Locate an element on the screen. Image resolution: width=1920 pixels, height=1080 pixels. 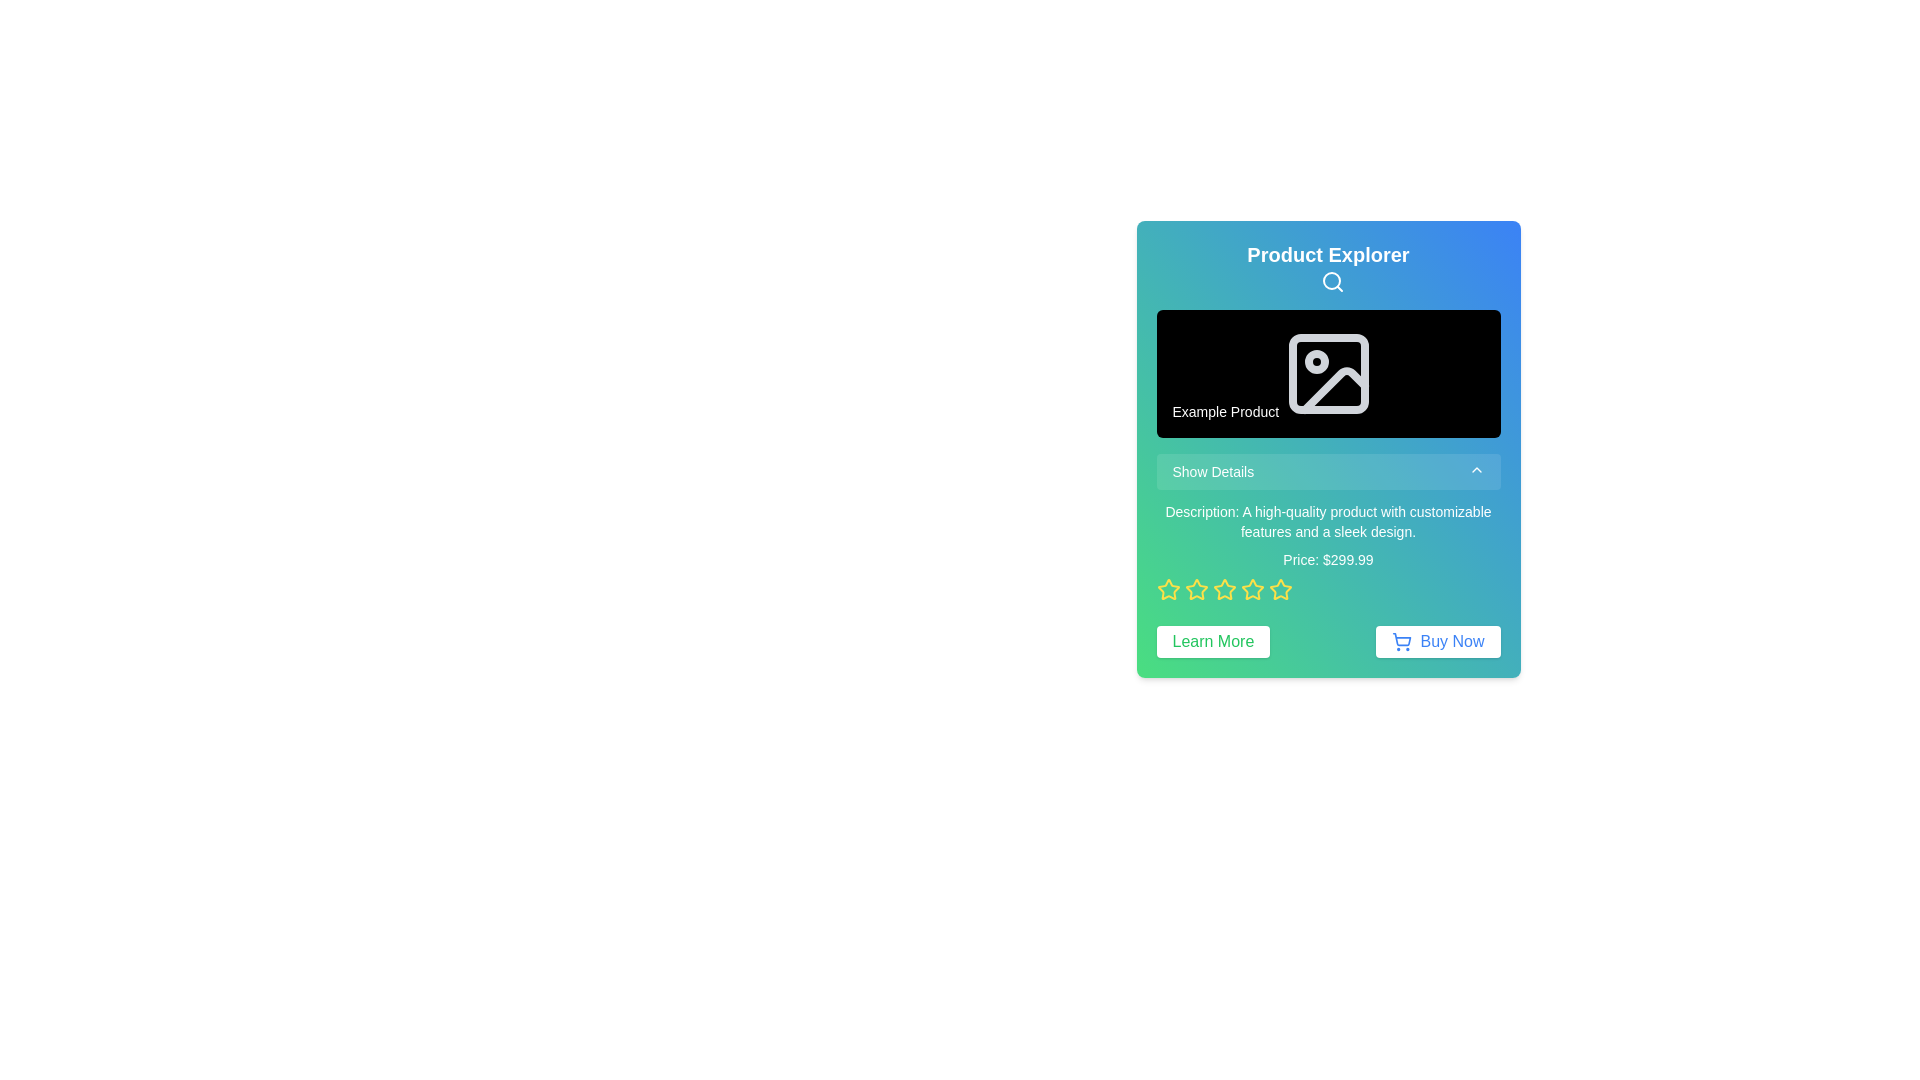
the first rating star icon, which is a star-shaped icon with a yellow outline on a green background is located at coordinates (1168, 588).